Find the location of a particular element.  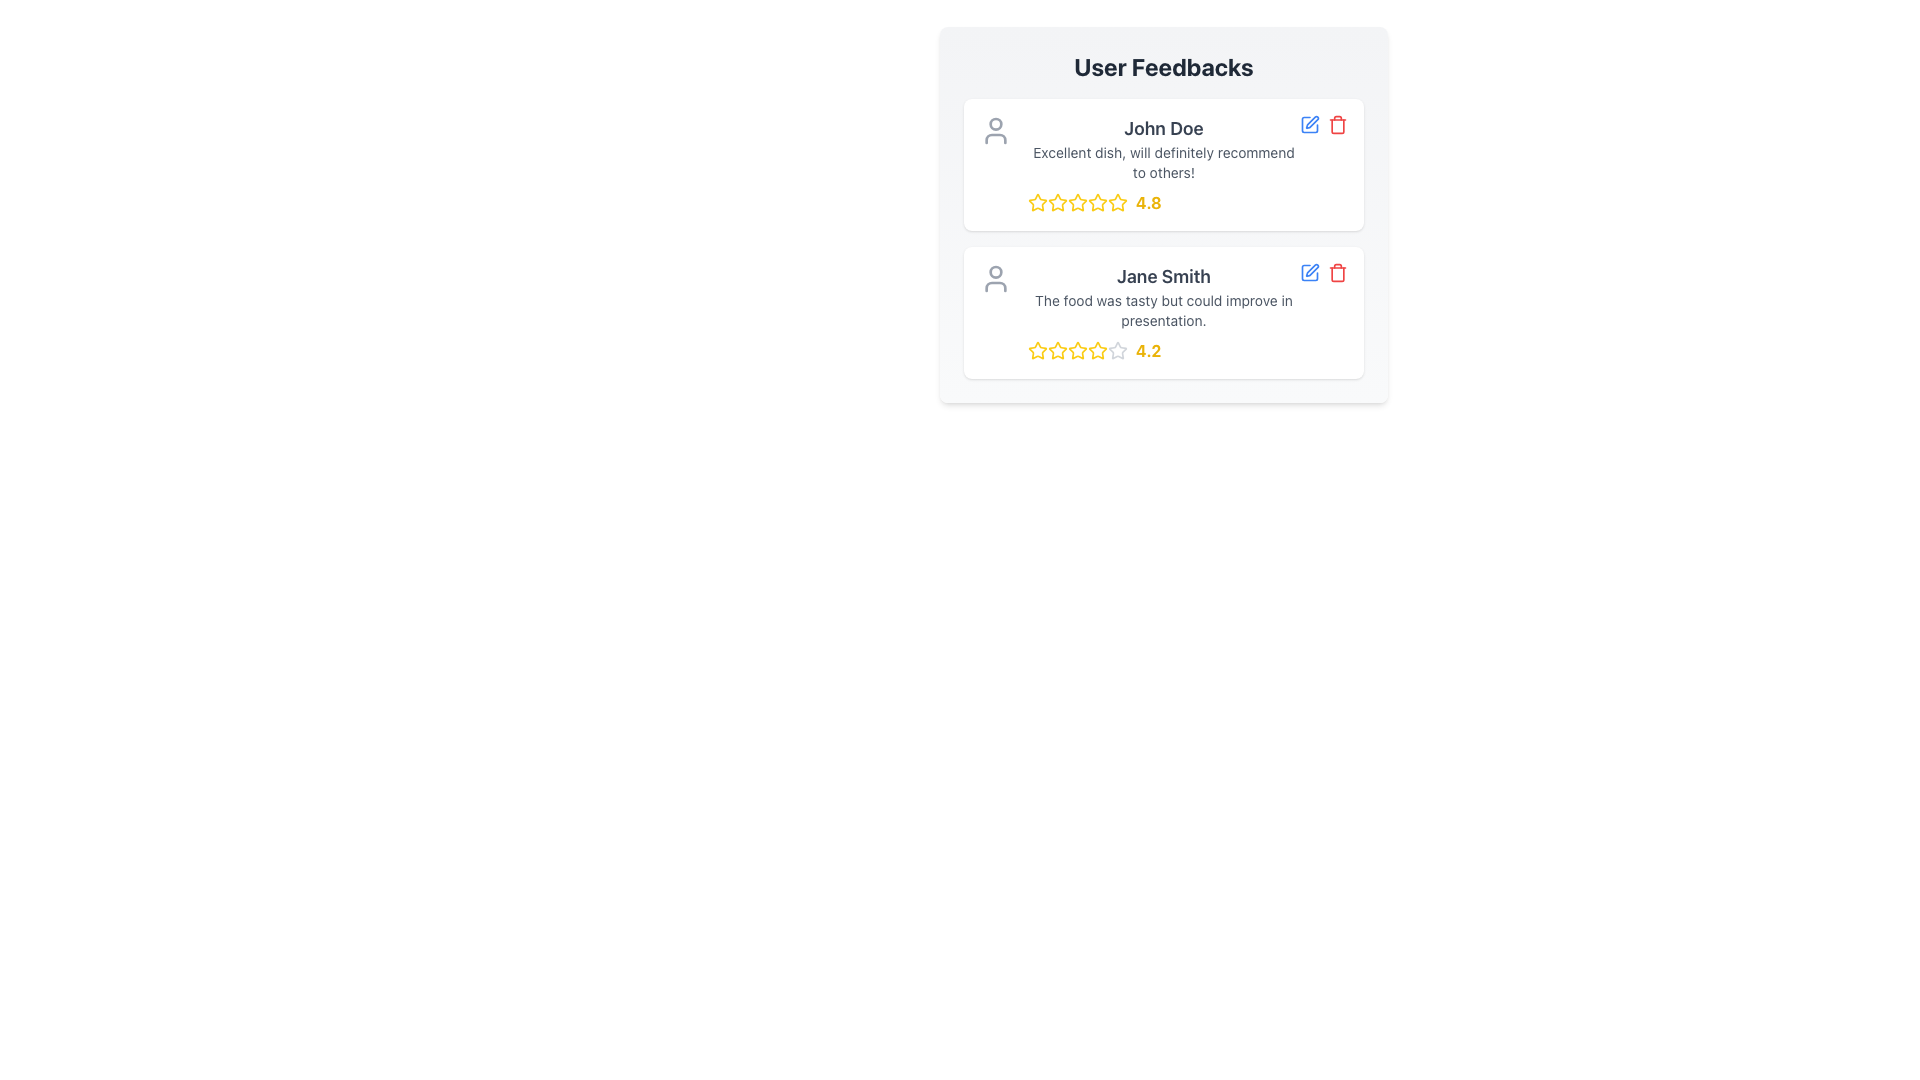

the text label displaying the numeric value '4.8' in bold yellow color, located within the feedback card labeled 'John Doe' is located at coordinates (1148, 203).